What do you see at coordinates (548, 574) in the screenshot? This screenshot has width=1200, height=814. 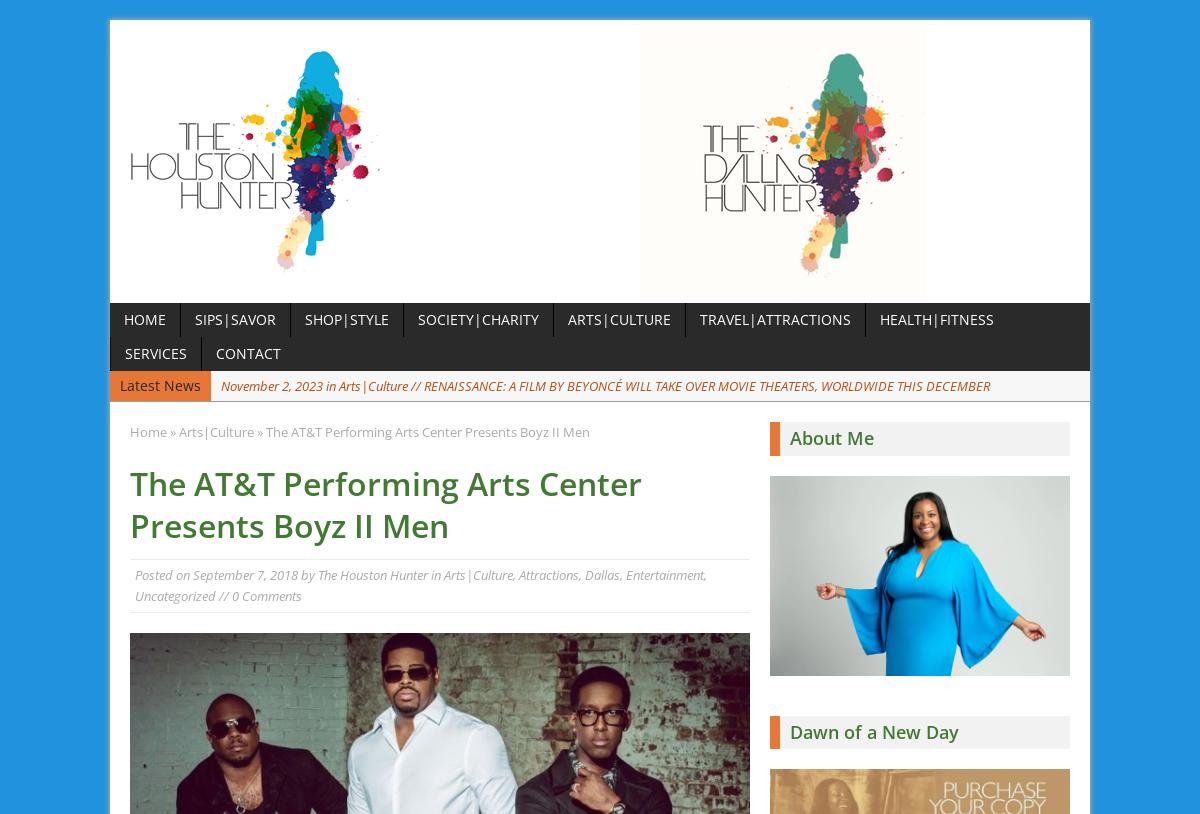 I see `'Attractions'` at bounding box center [548, 574].